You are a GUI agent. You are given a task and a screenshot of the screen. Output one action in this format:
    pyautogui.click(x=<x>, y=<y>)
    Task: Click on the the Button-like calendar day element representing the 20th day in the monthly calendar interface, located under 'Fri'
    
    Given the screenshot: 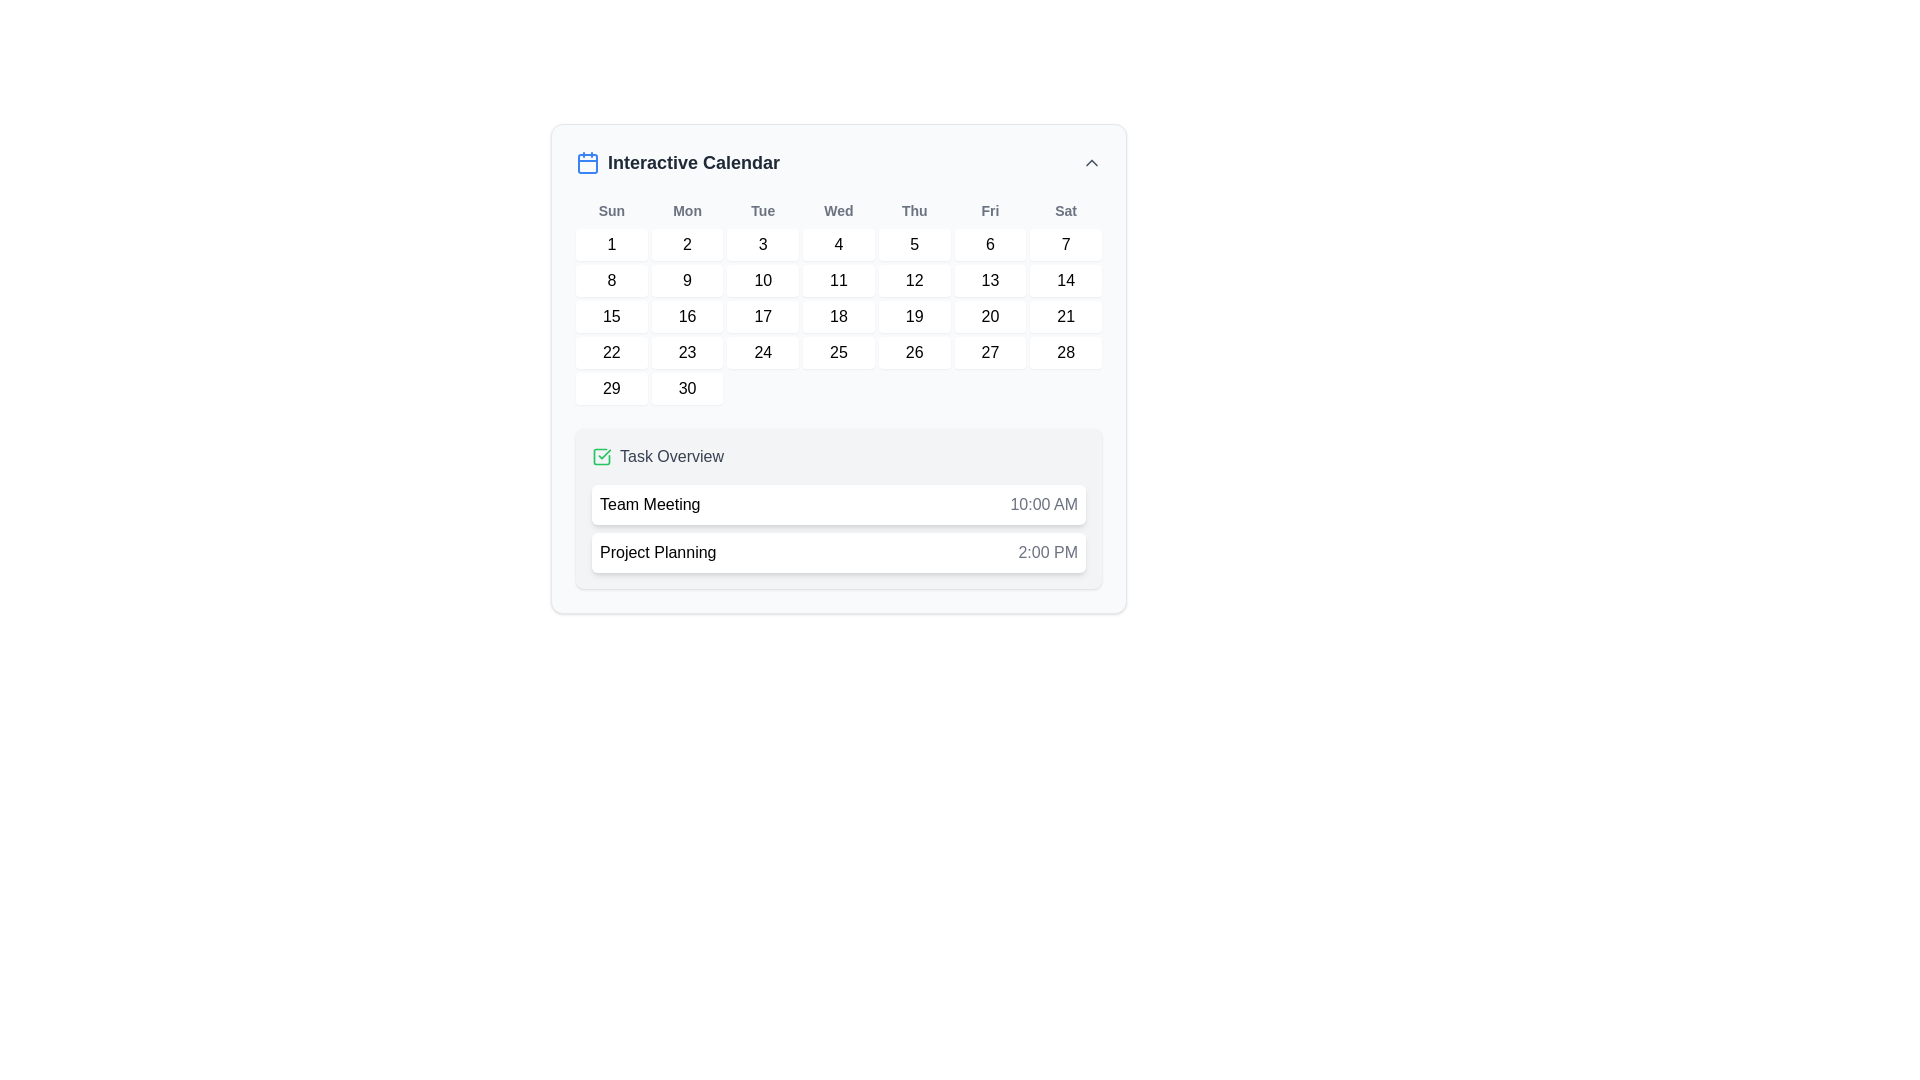 What is the action you would take?
    pyautogui.click(x=990, y=315)
    